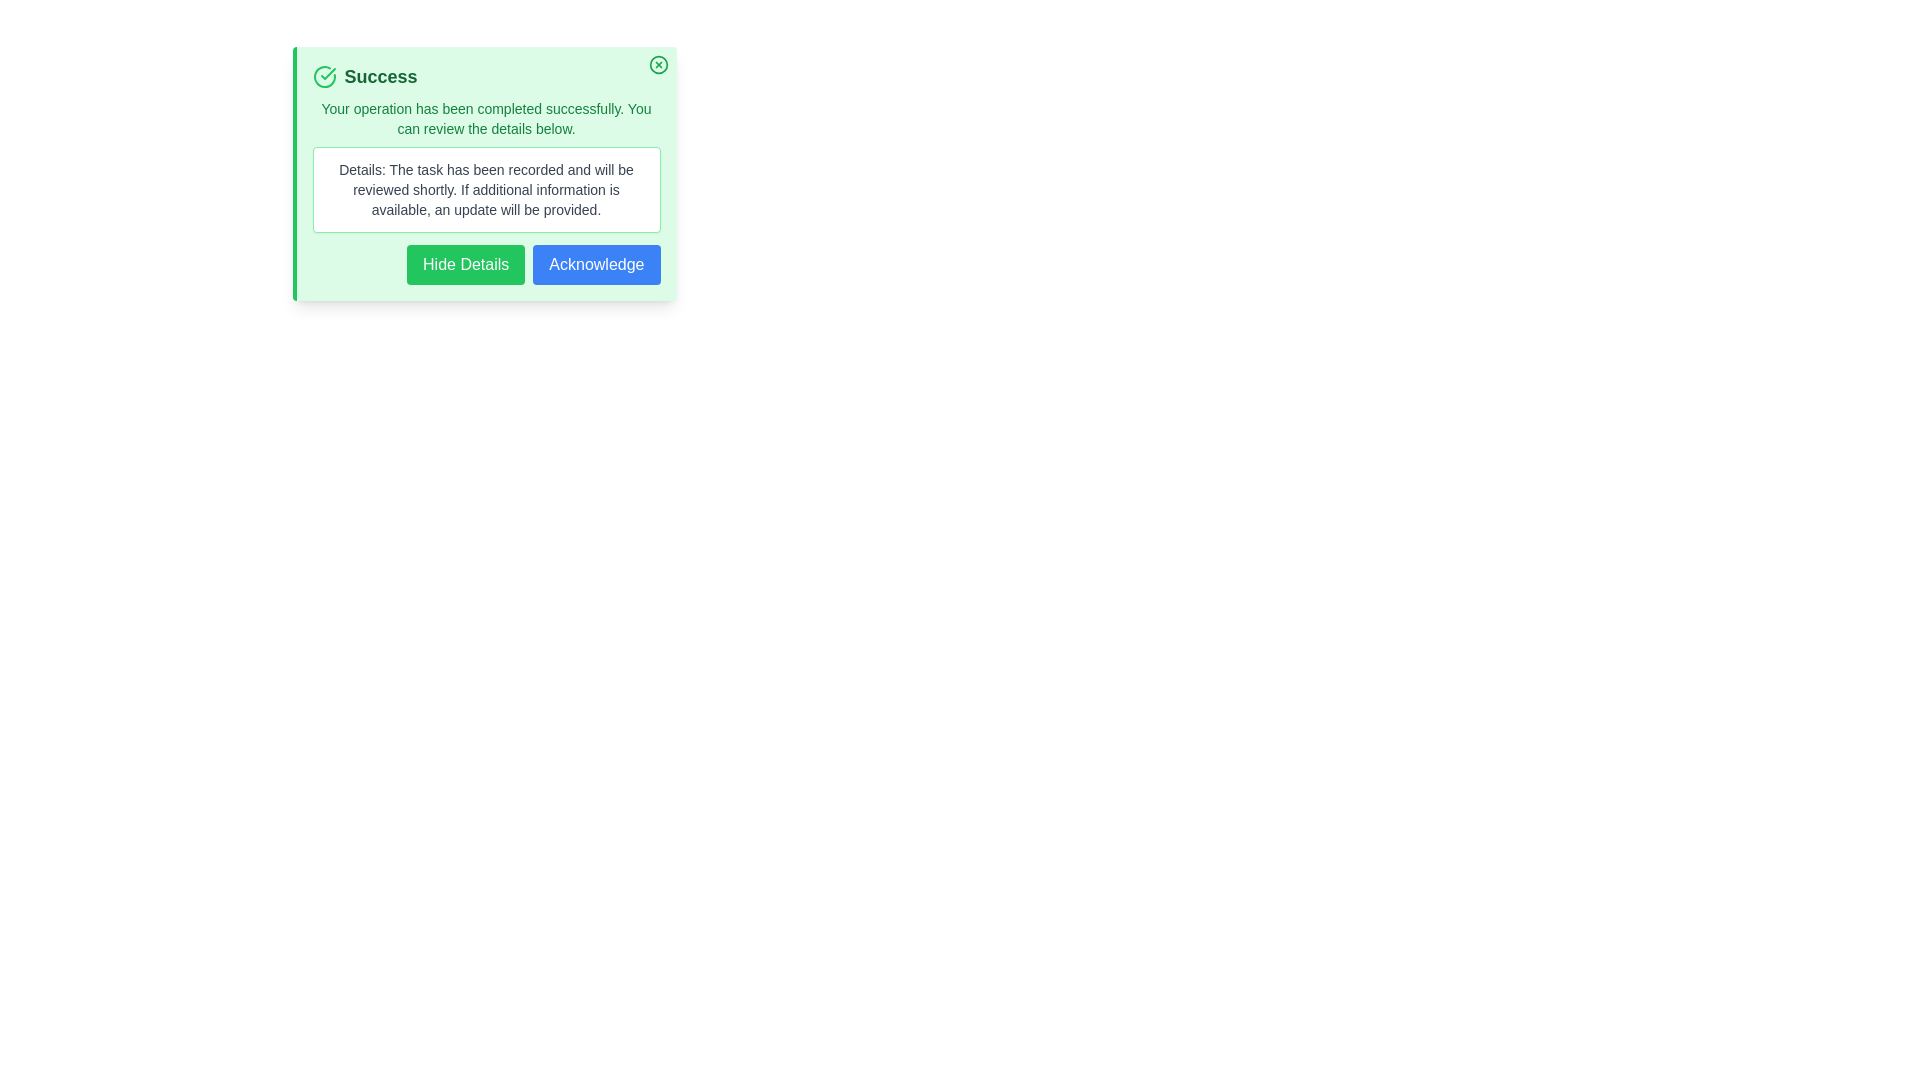 Image resolution: width=1920 pixels, height=1080 pixels. I want to click on the details section text to select it, so click(486, 189).